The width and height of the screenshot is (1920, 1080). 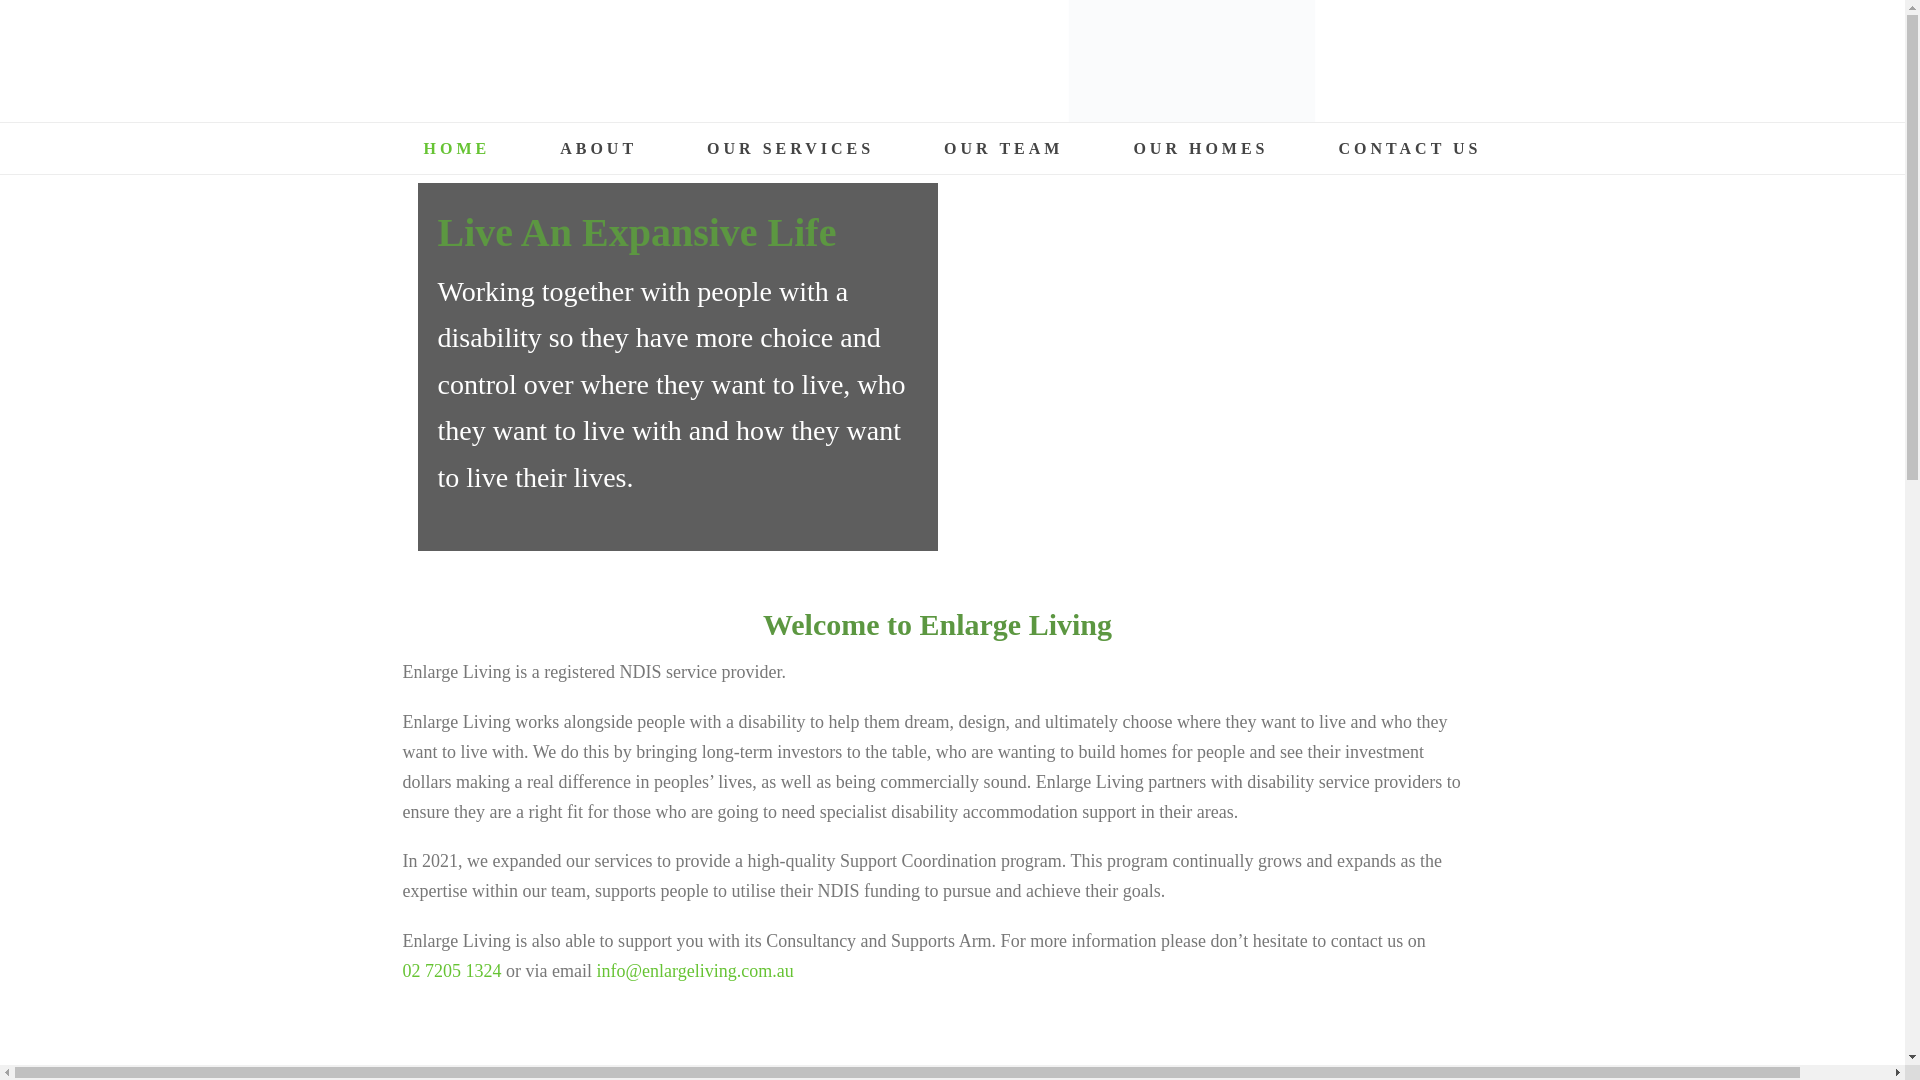 I want to click on 'OUR TEAM', so click(x=1003, y=147).